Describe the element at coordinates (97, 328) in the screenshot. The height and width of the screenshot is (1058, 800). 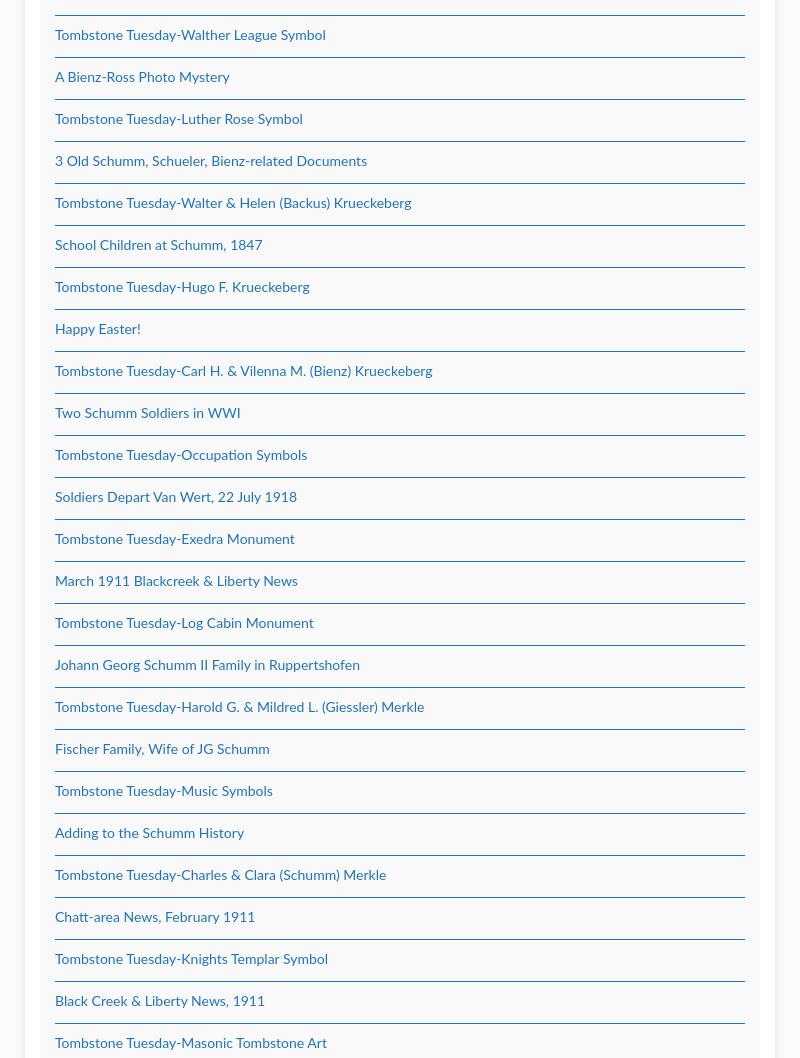
I see `'Happy Easter!'` at that location.